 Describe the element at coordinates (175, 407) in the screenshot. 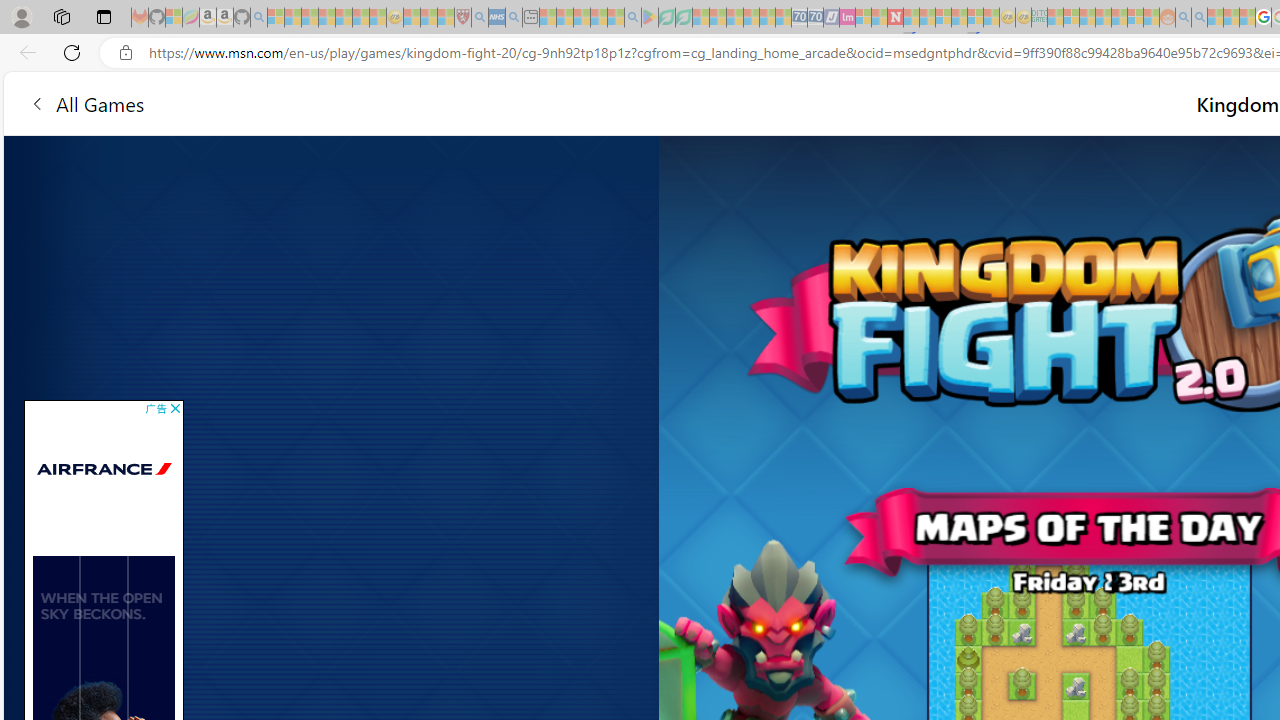

I see `'AutomationID: cbb'` at that location.